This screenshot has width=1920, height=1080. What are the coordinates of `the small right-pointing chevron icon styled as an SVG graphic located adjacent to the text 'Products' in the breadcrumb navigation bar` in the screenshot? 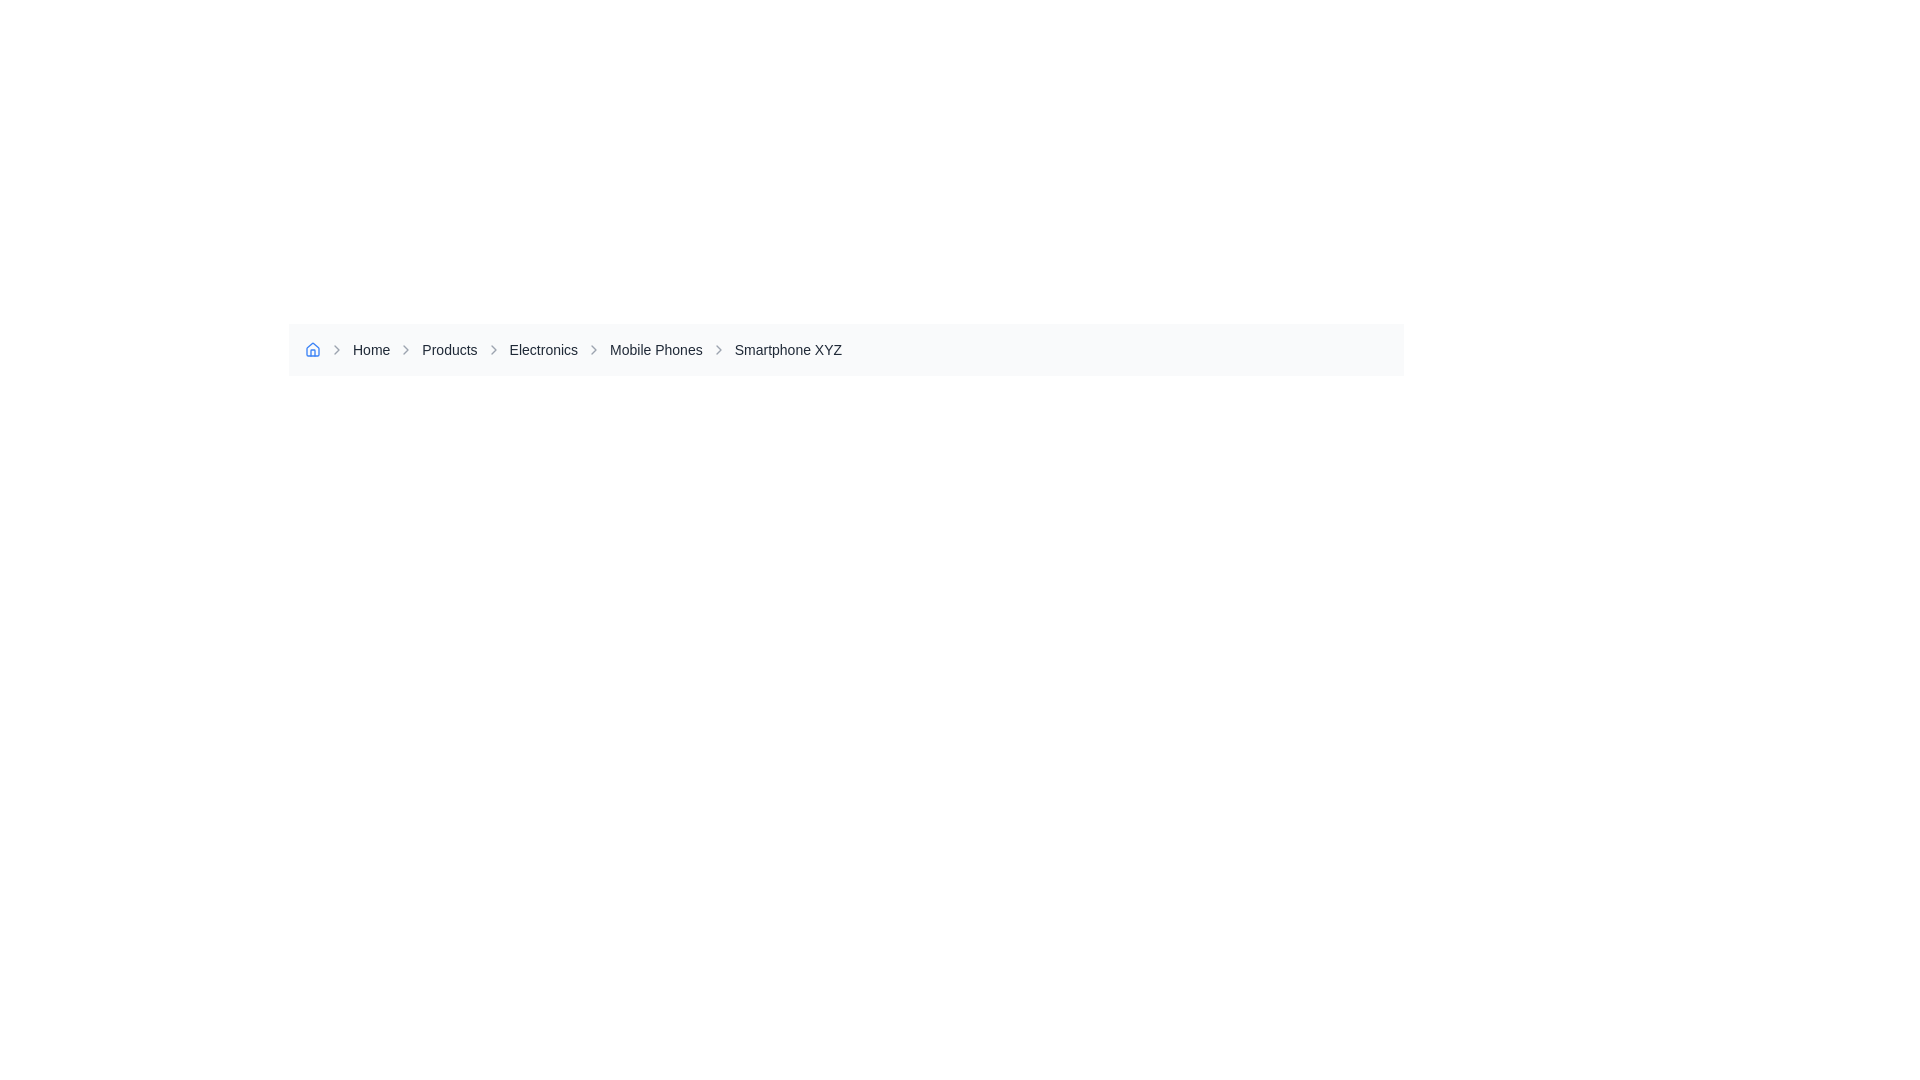 It's located at (405, 349).